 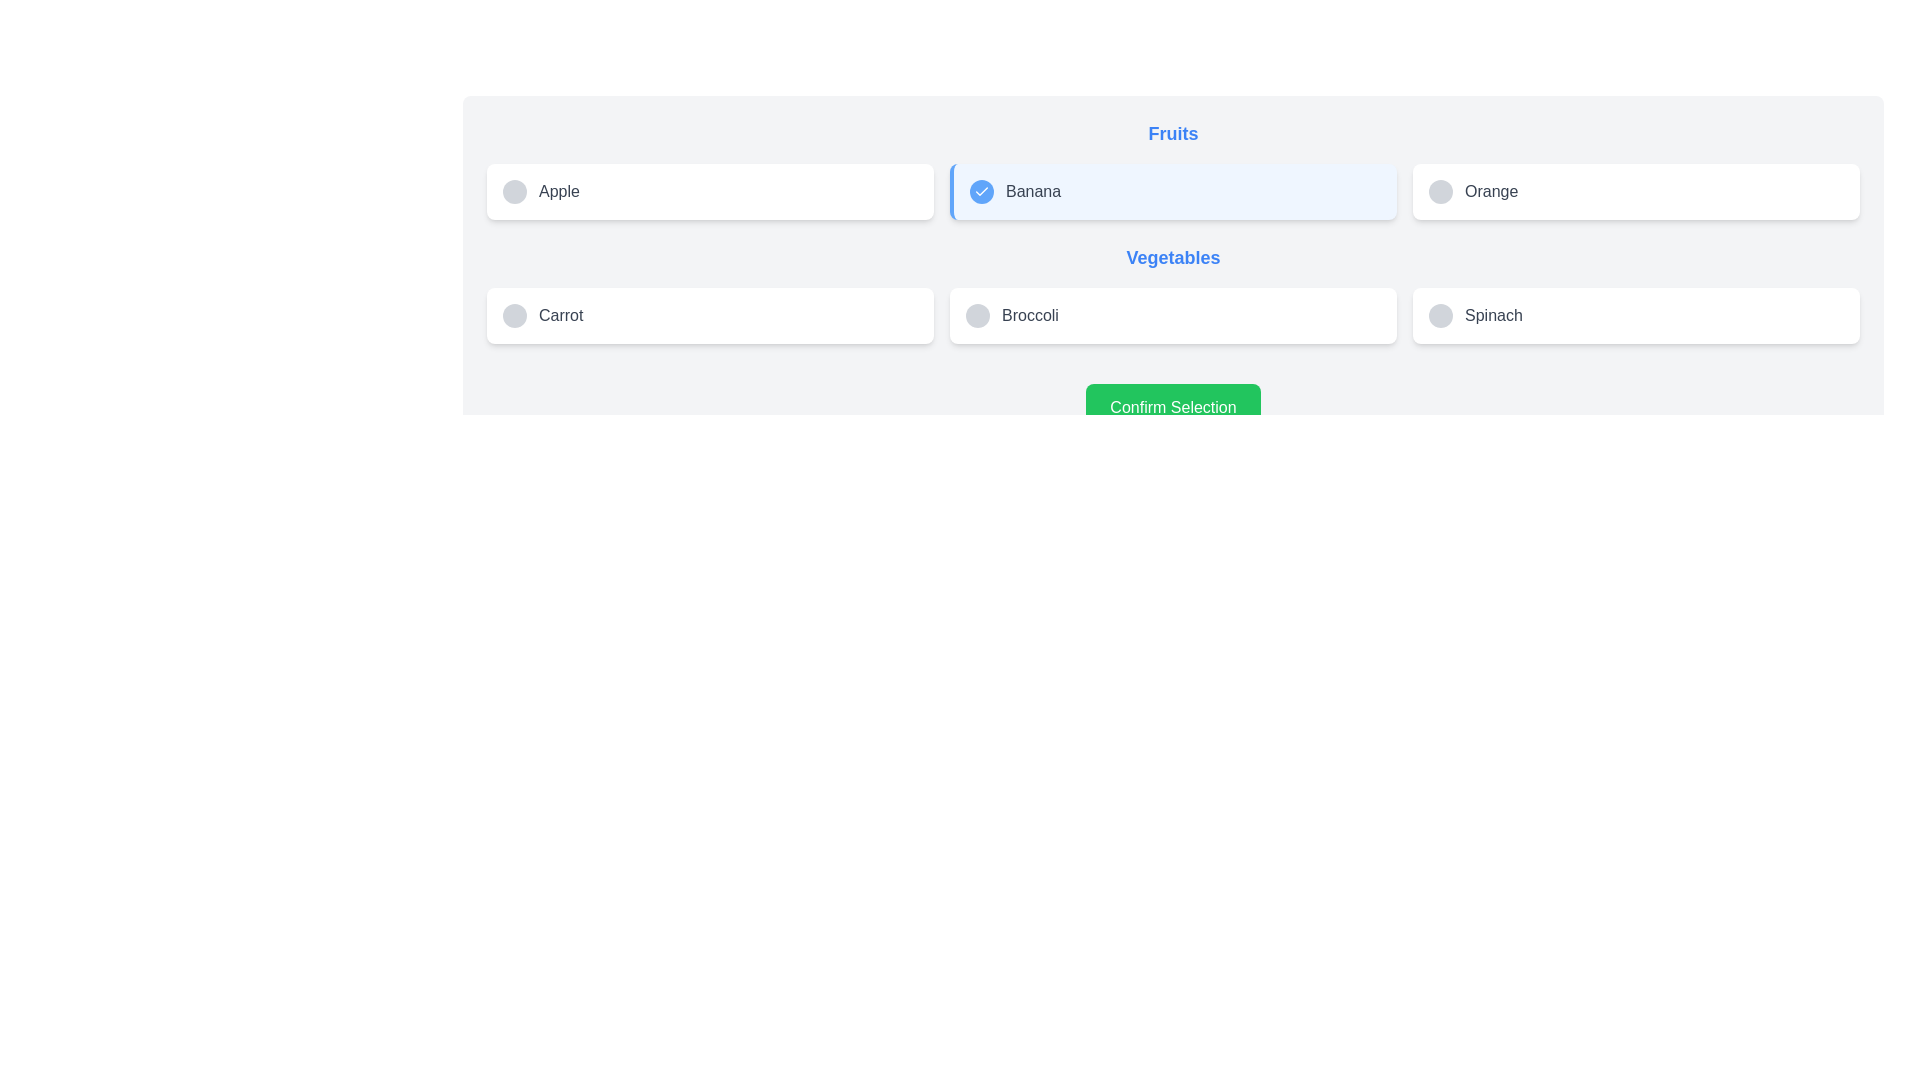 What do you see at coordinates (514, 315) in the screenshot?
I see `the small circular icon with a gray background and white content located within the card labeled 'Carrot'` at bounding box center [514, 315].